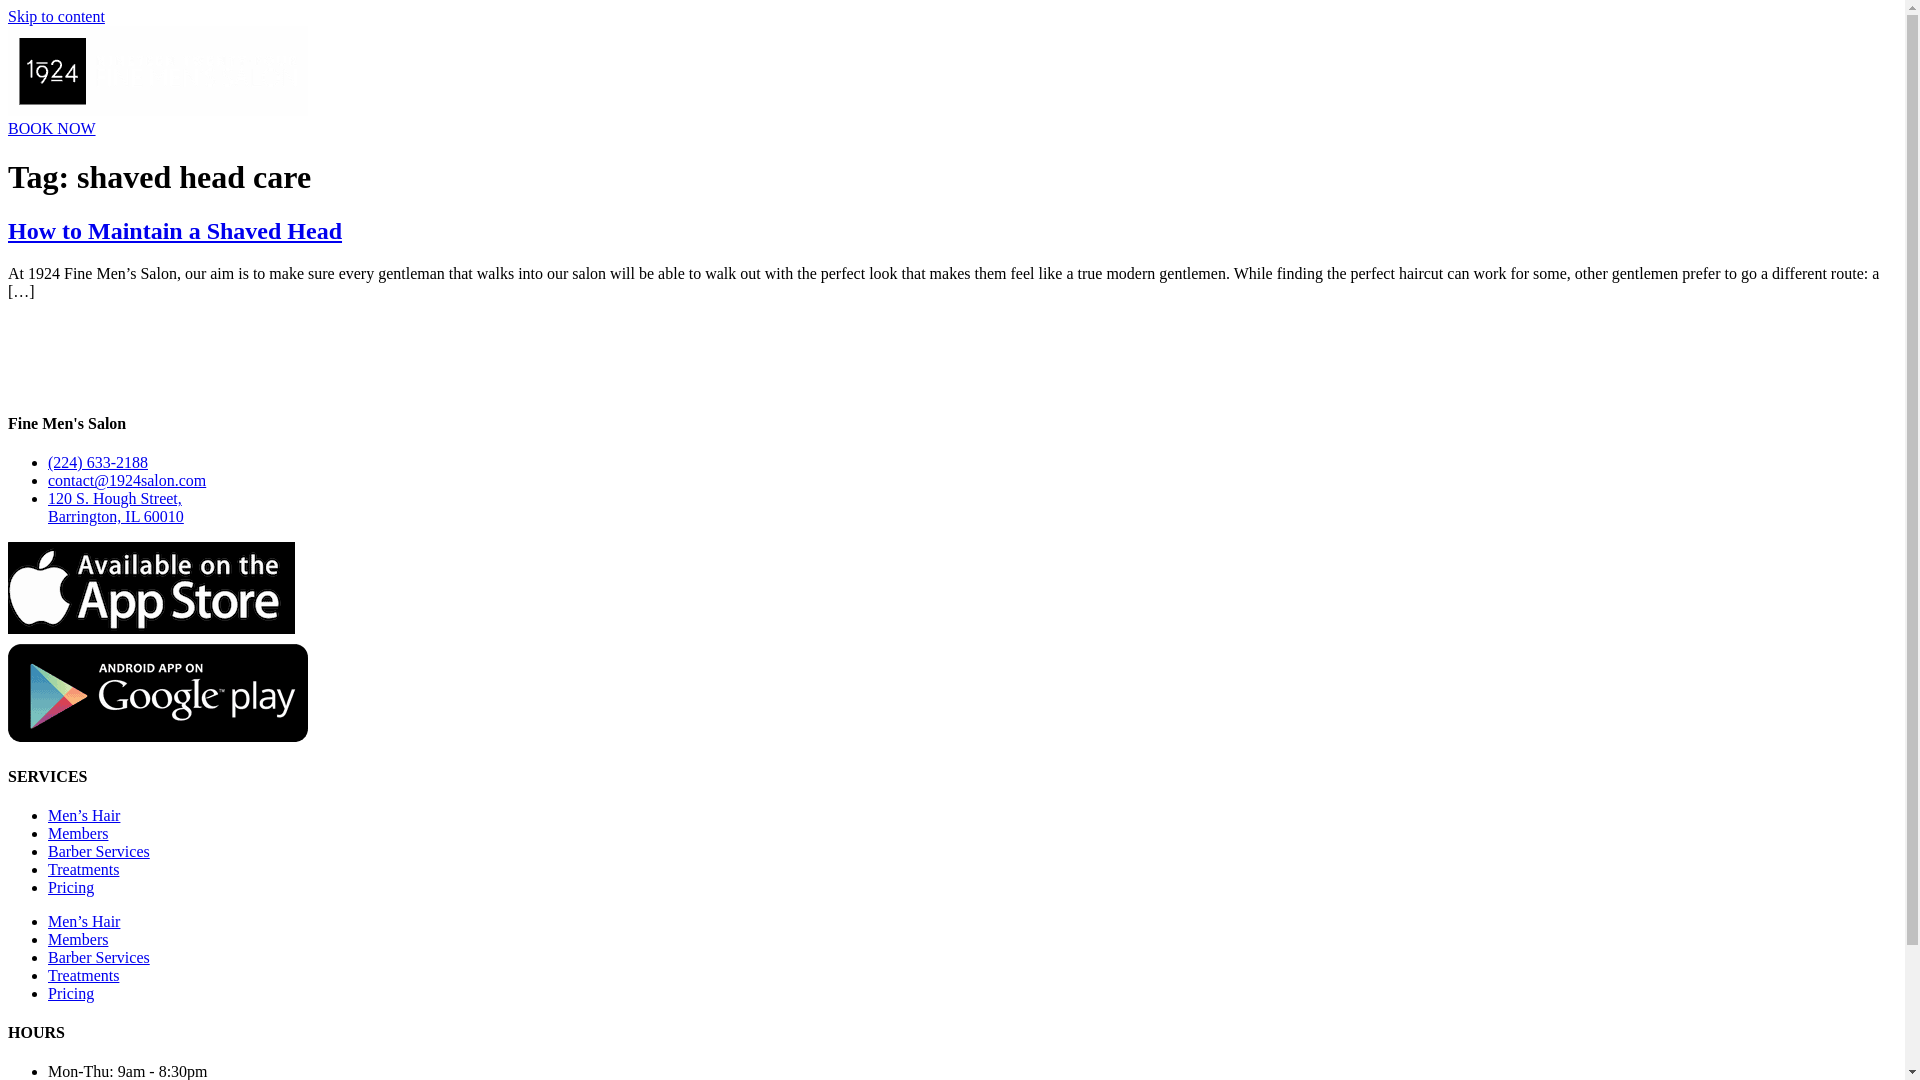 The height and width of the screenshot is (1080, 1920). Describe the element at coordinates (174, 230) in the screenshot. I see `'How to Maintain a Shaved Head'` at that location.